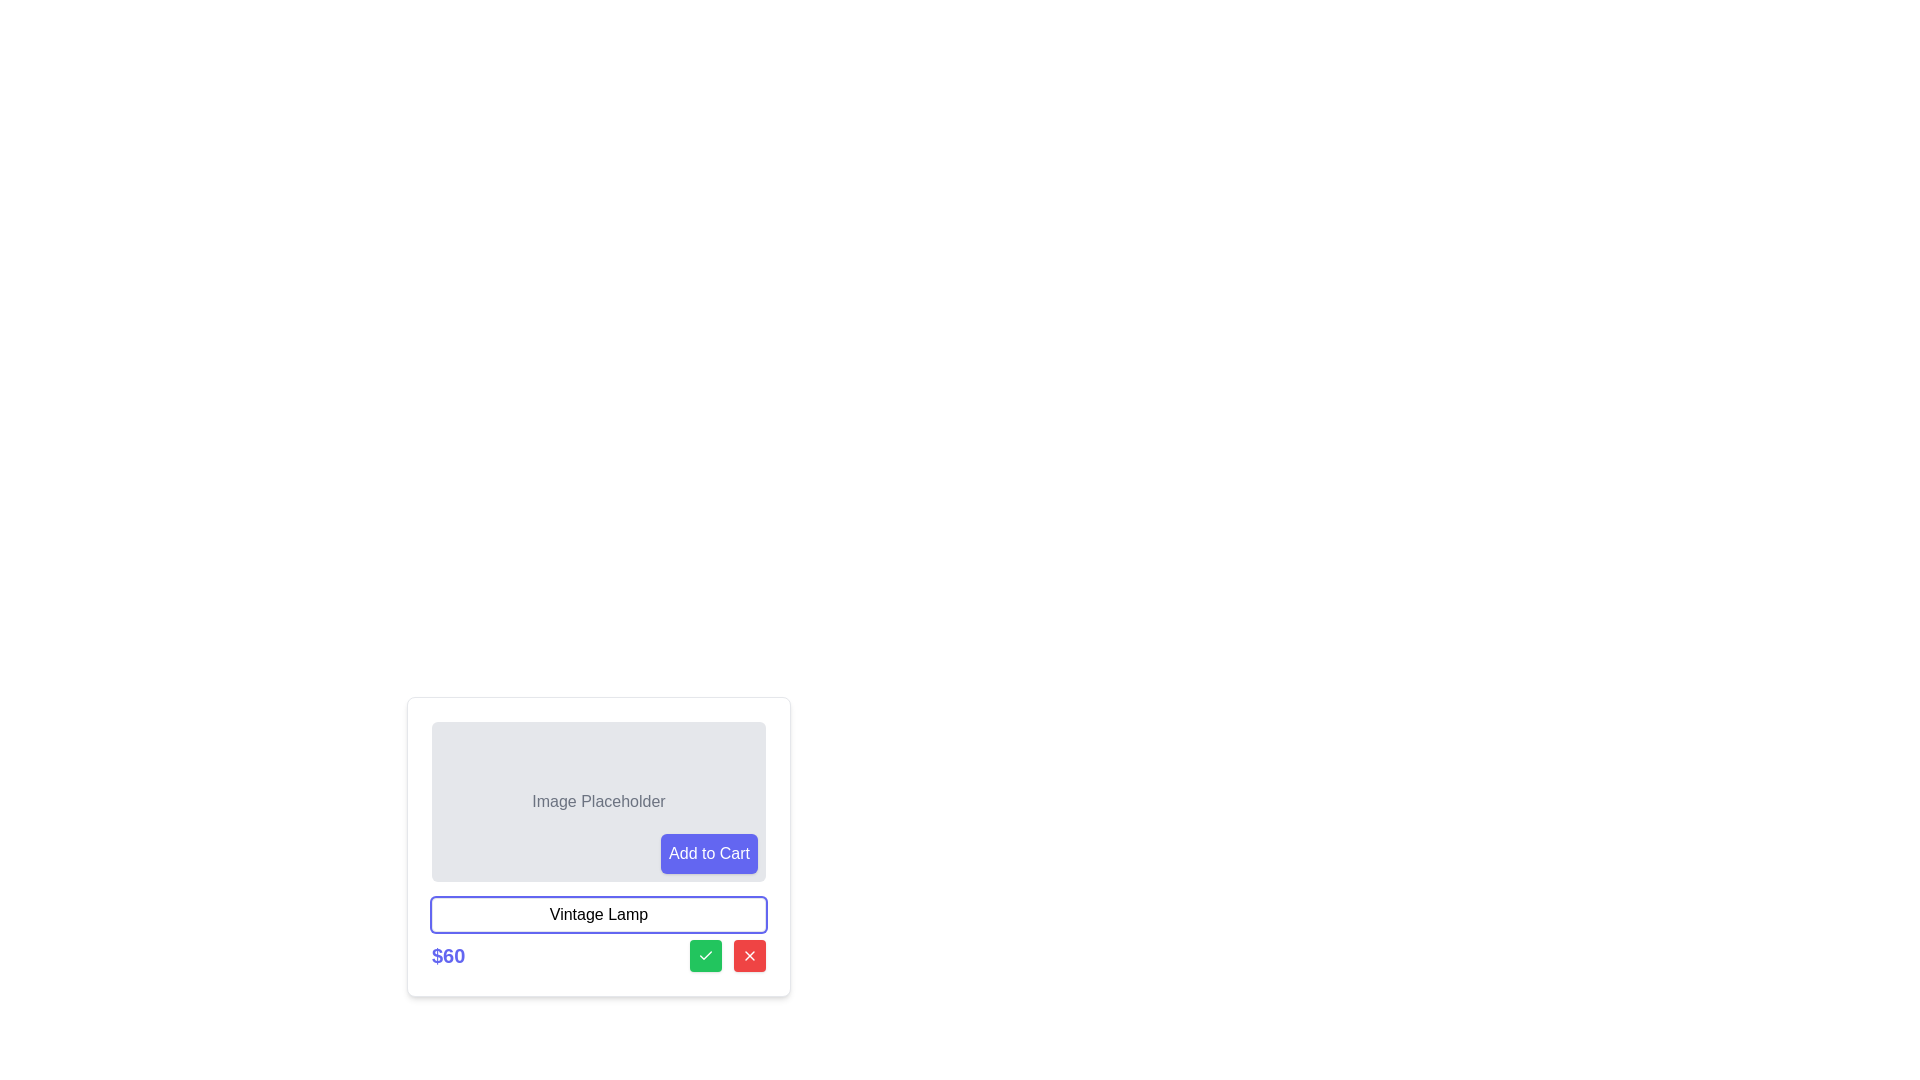 The image size is (1920, 1080). I want to click on the green button with a white checkmark icon located below the 'Vintage Lamp' text and to the left of the red button, so click(705, 955).